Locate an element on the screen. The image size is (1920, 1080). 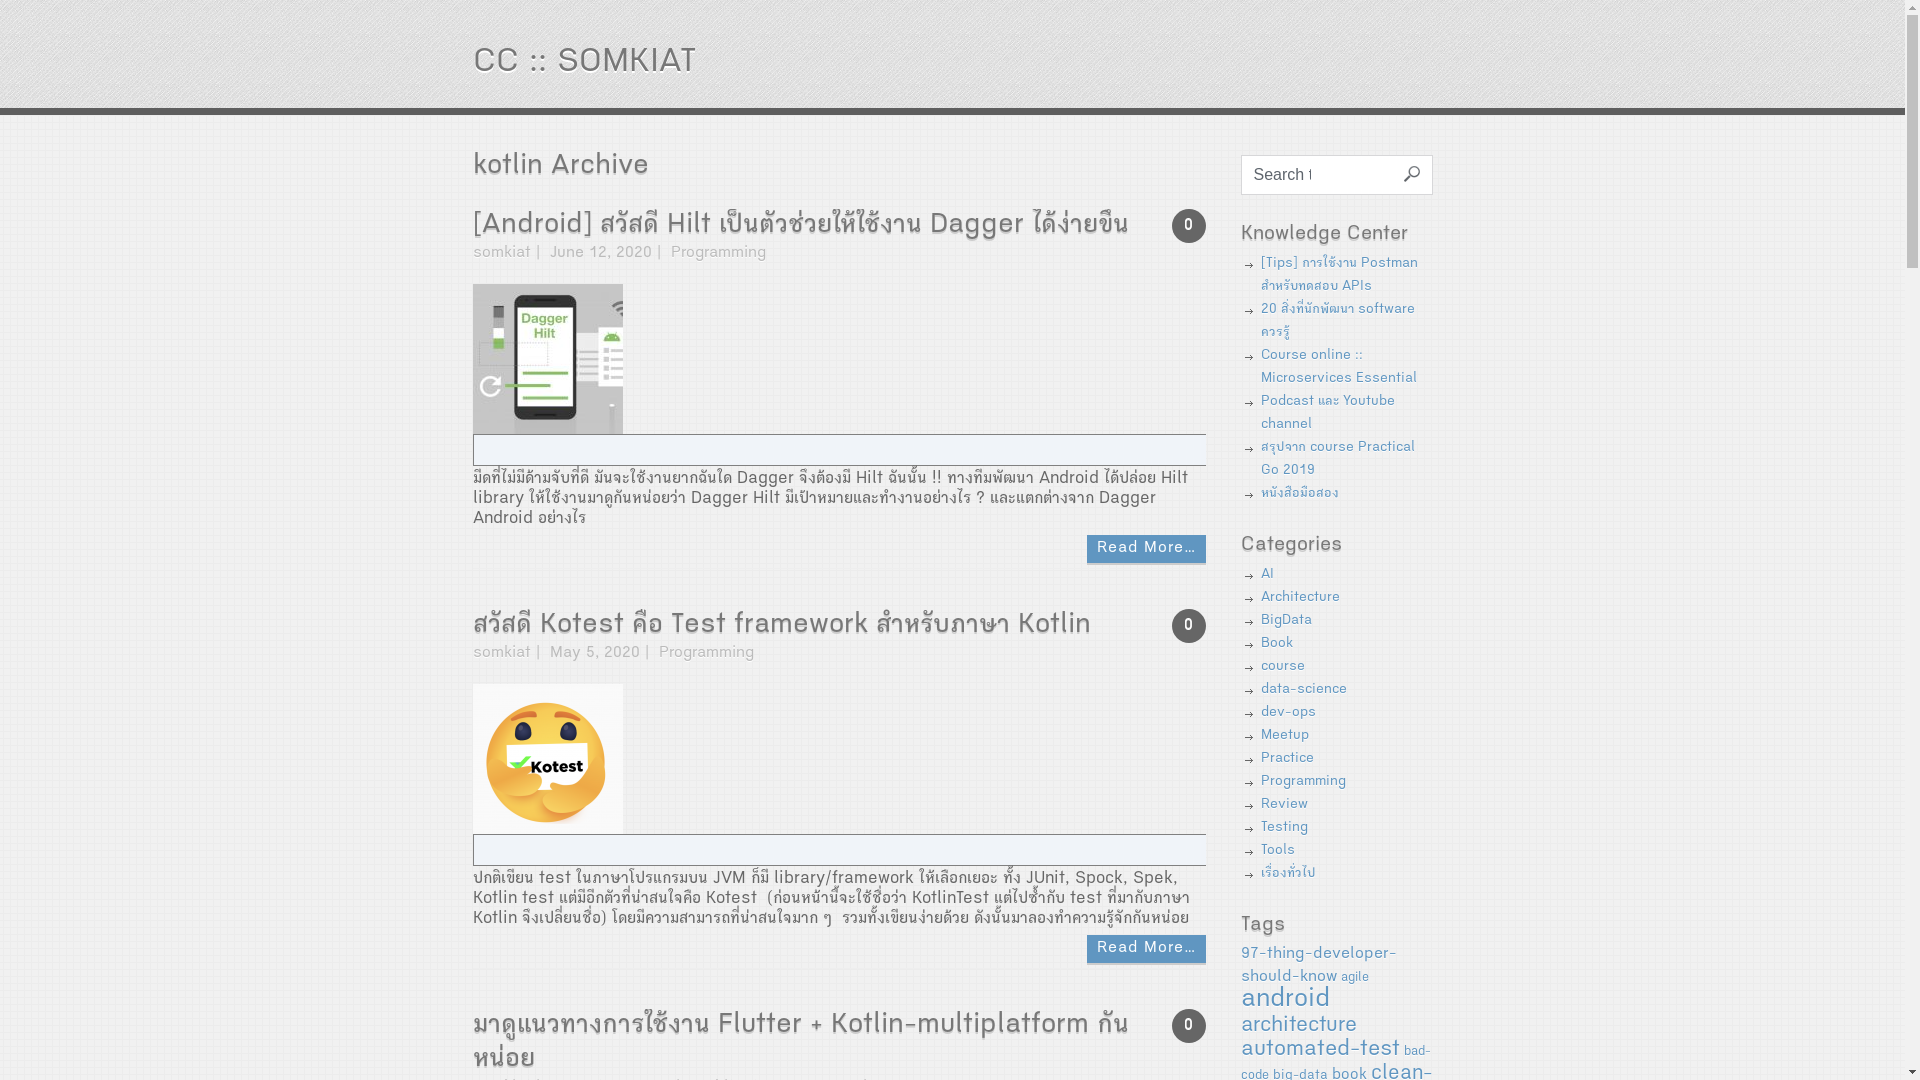
'data-science' is located at coordinates (1302, 689).